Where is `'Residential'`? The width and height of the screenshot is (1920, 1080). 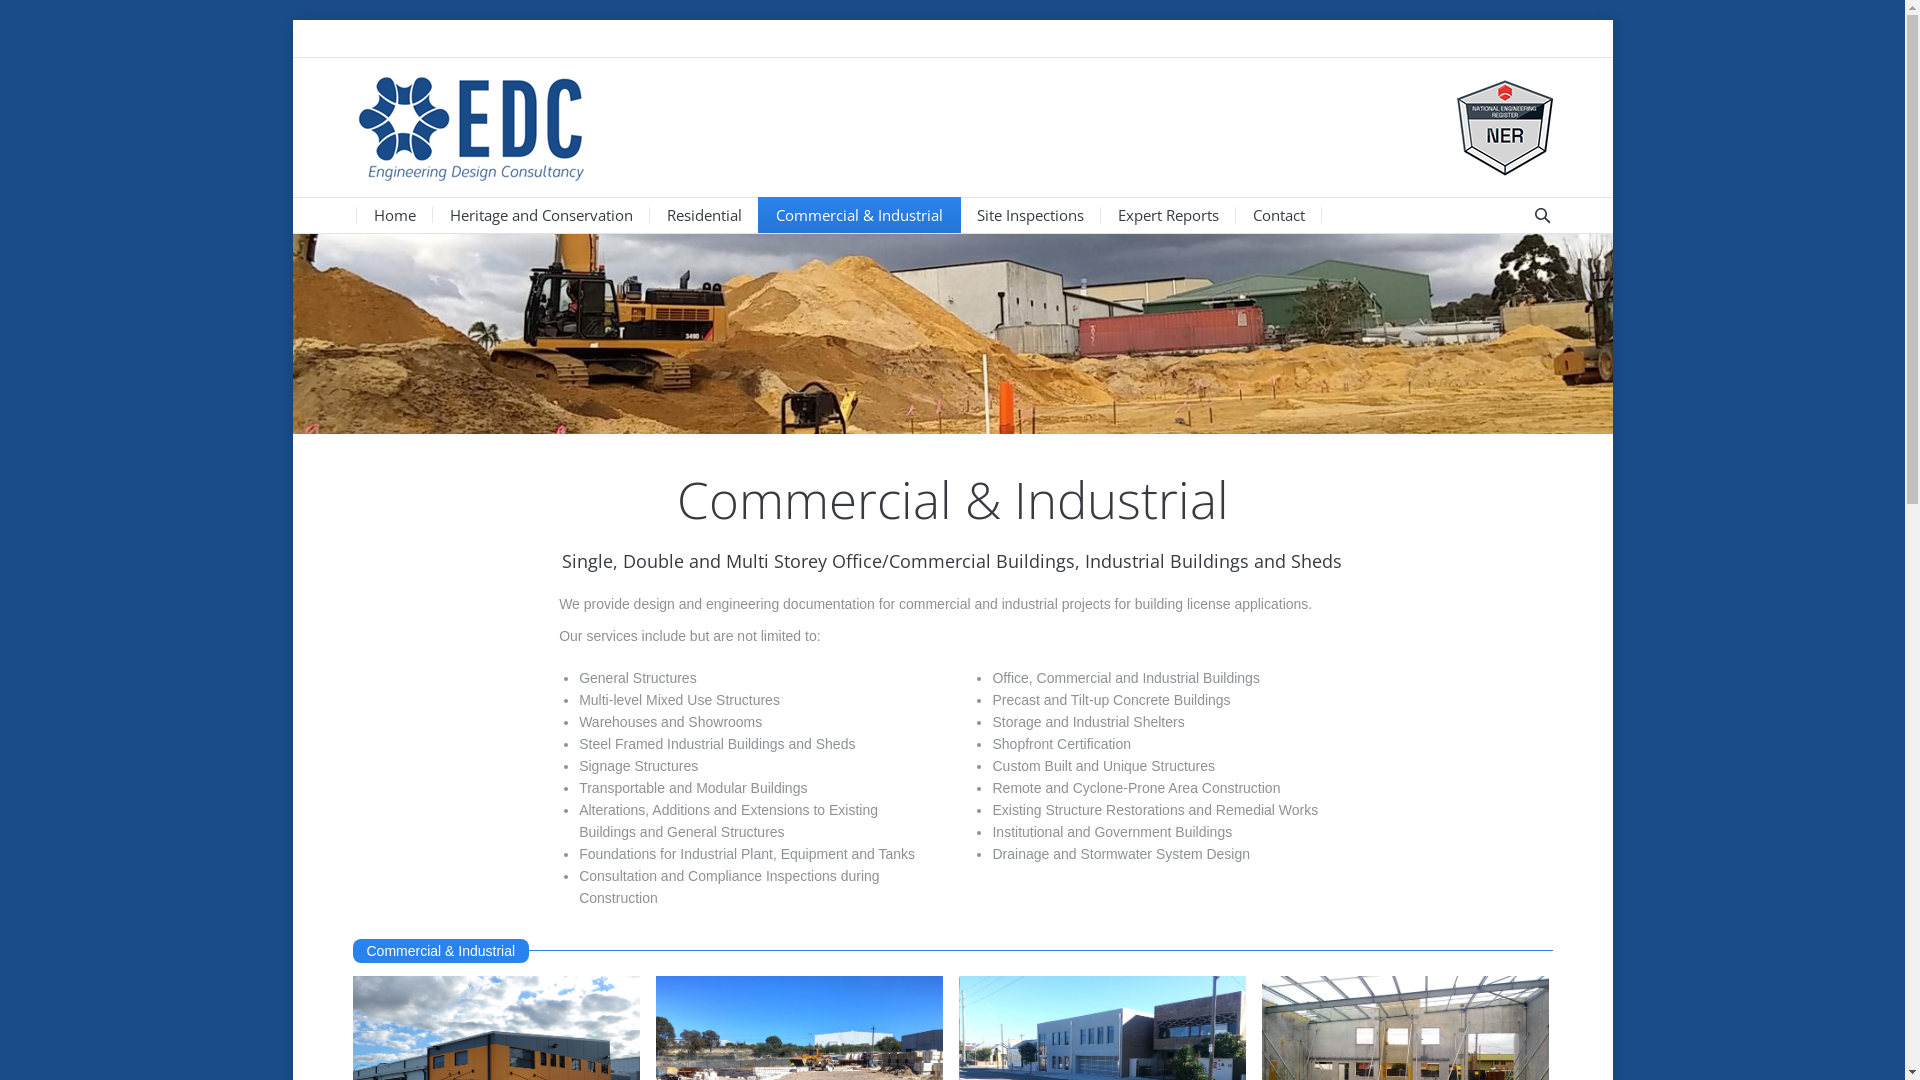 'Residential' is located at coordinates (703, 215).